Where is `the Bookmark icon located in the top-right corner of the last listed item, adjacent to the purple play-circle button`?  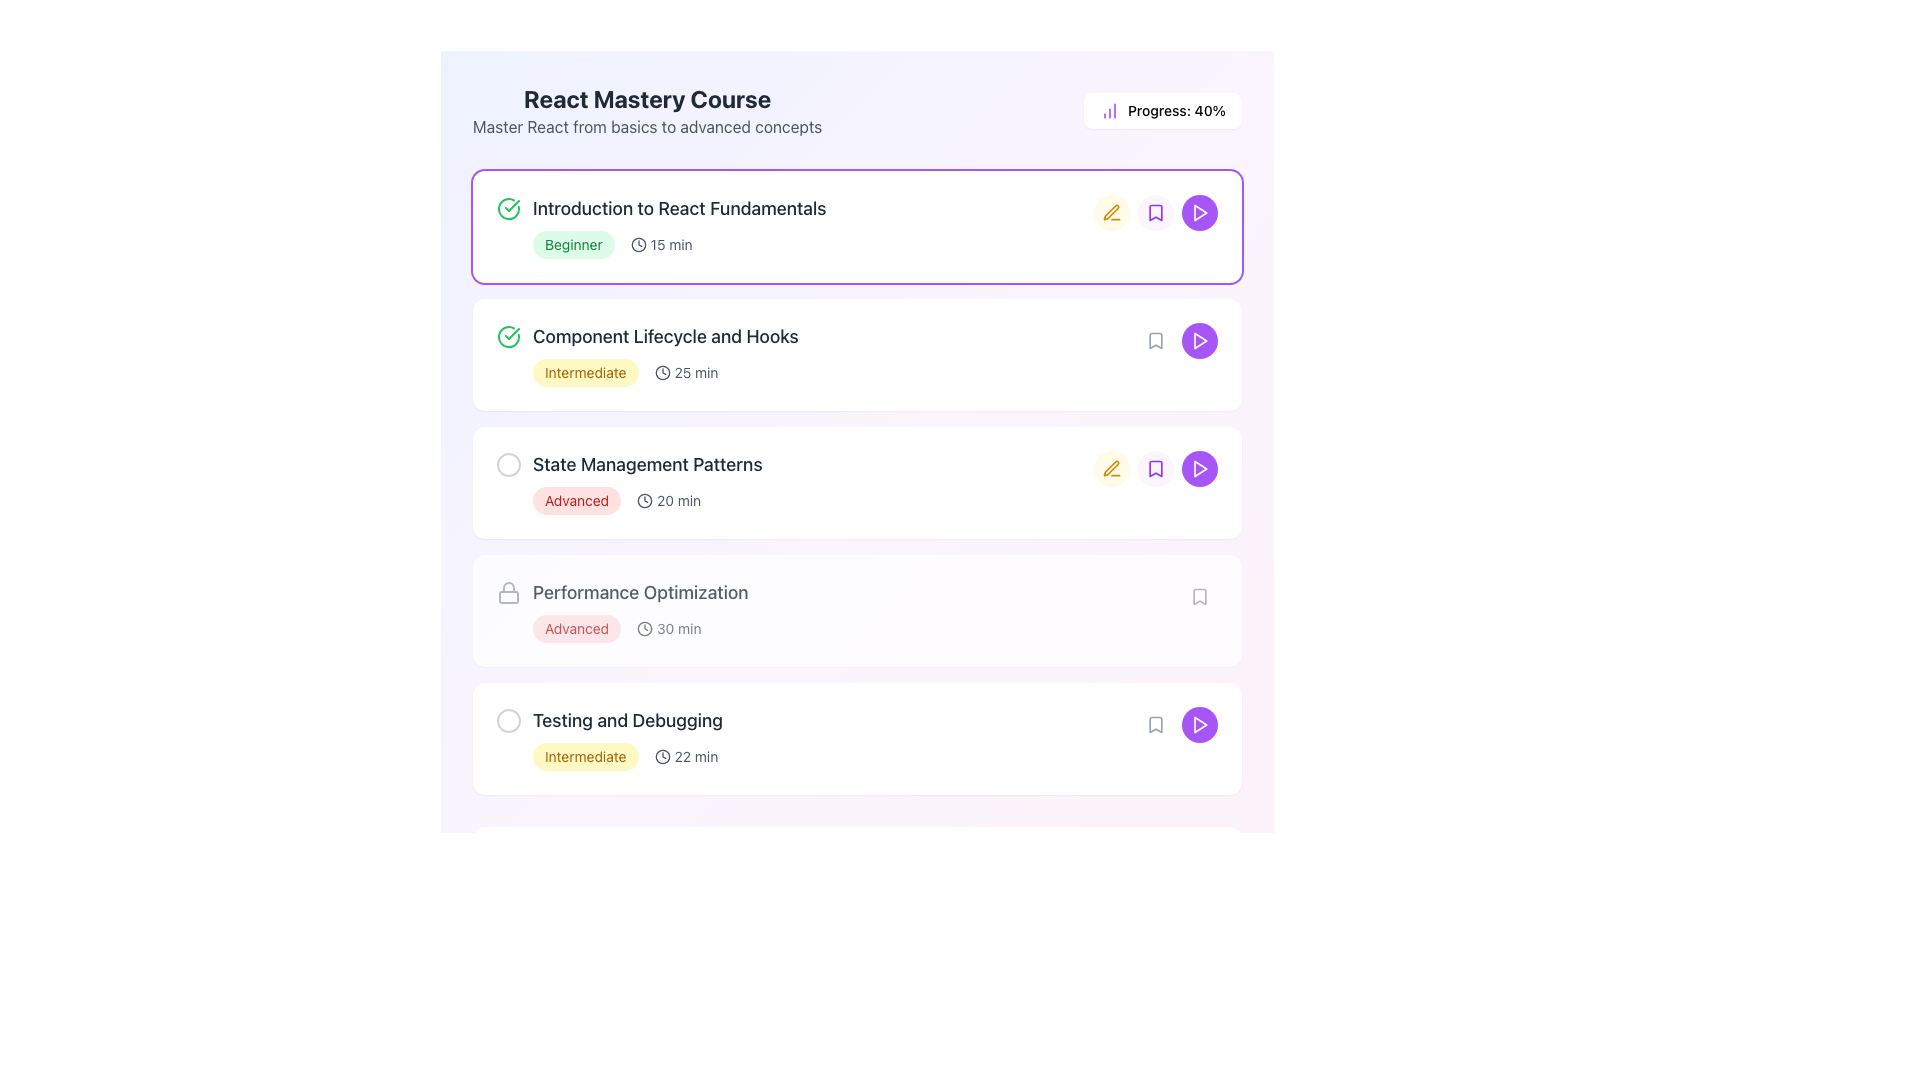
the Bookmark icon located in the top-right corner of the last listed item, adjacent to the purple play-circle button is located at coordinates (1156, 725).